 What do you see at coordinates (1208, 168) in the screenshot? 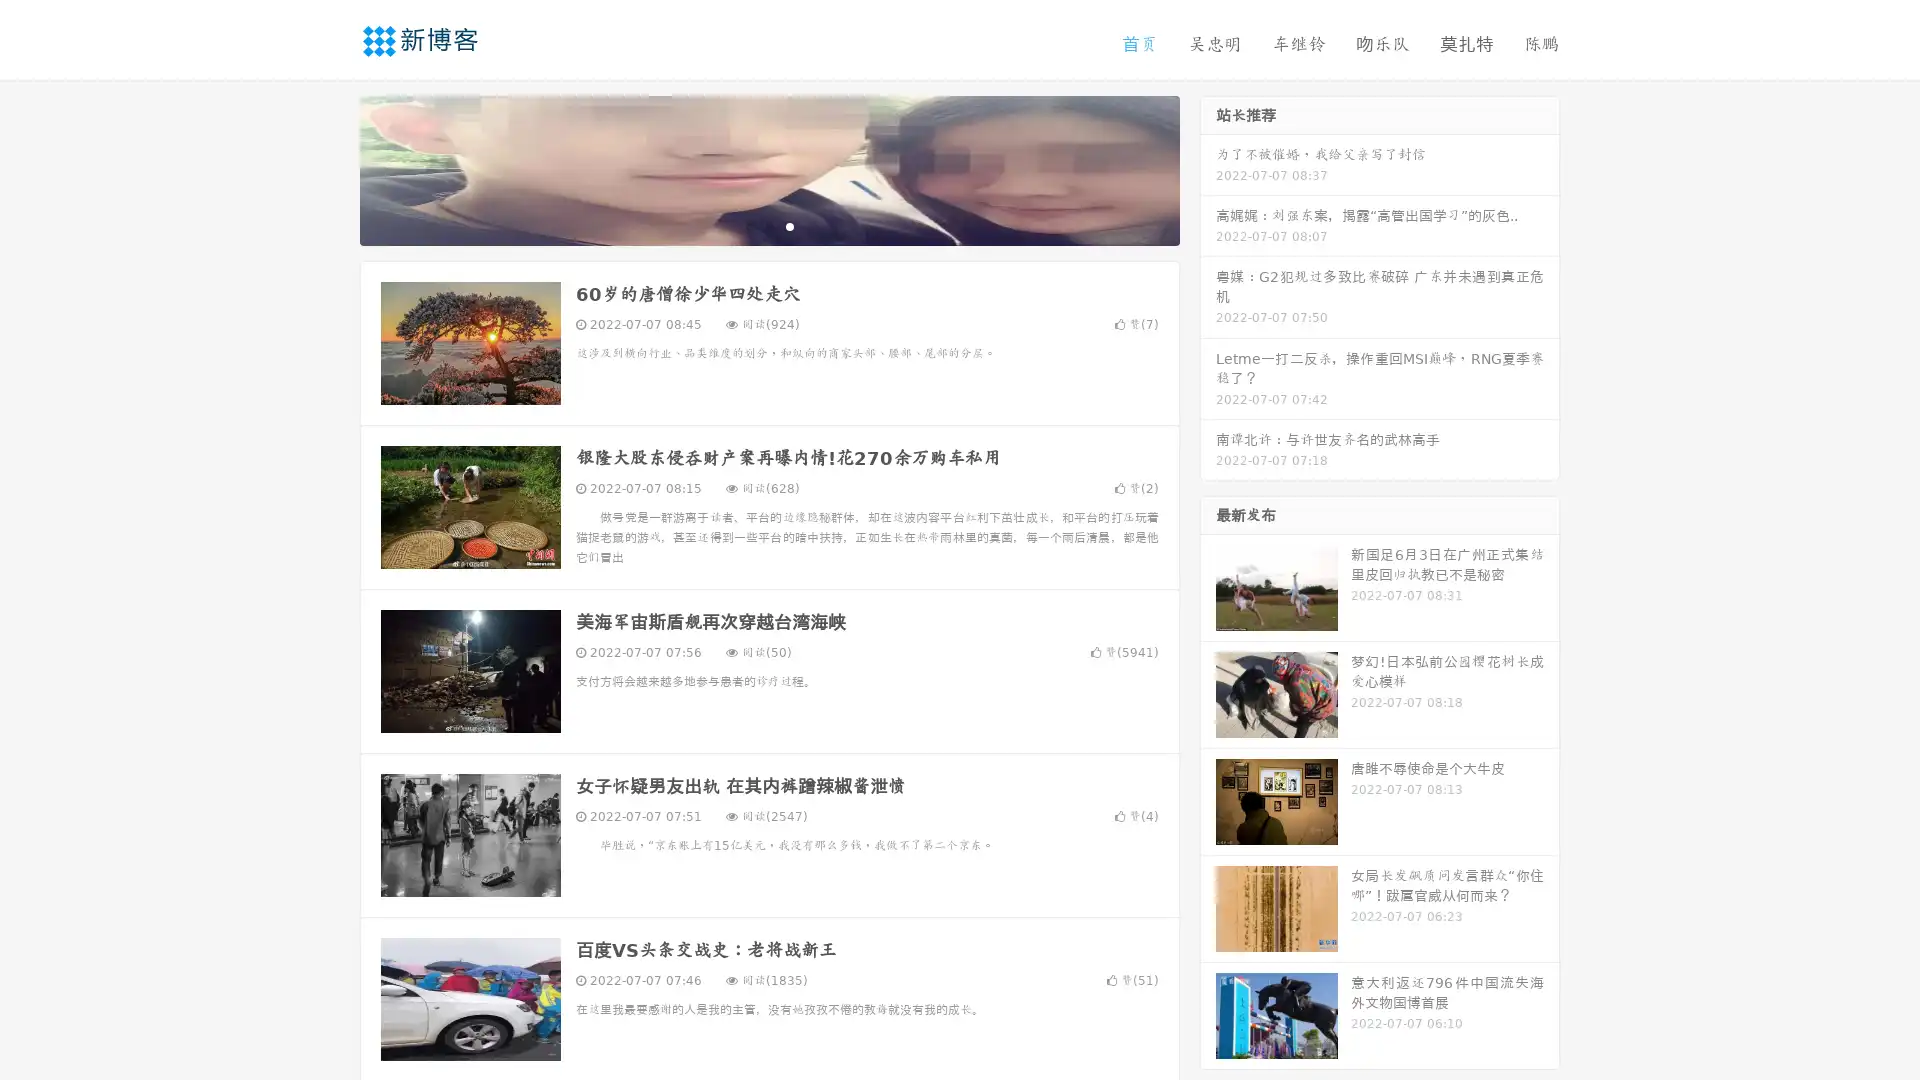
I see `Next slide` at bounding box center [1208, 168].